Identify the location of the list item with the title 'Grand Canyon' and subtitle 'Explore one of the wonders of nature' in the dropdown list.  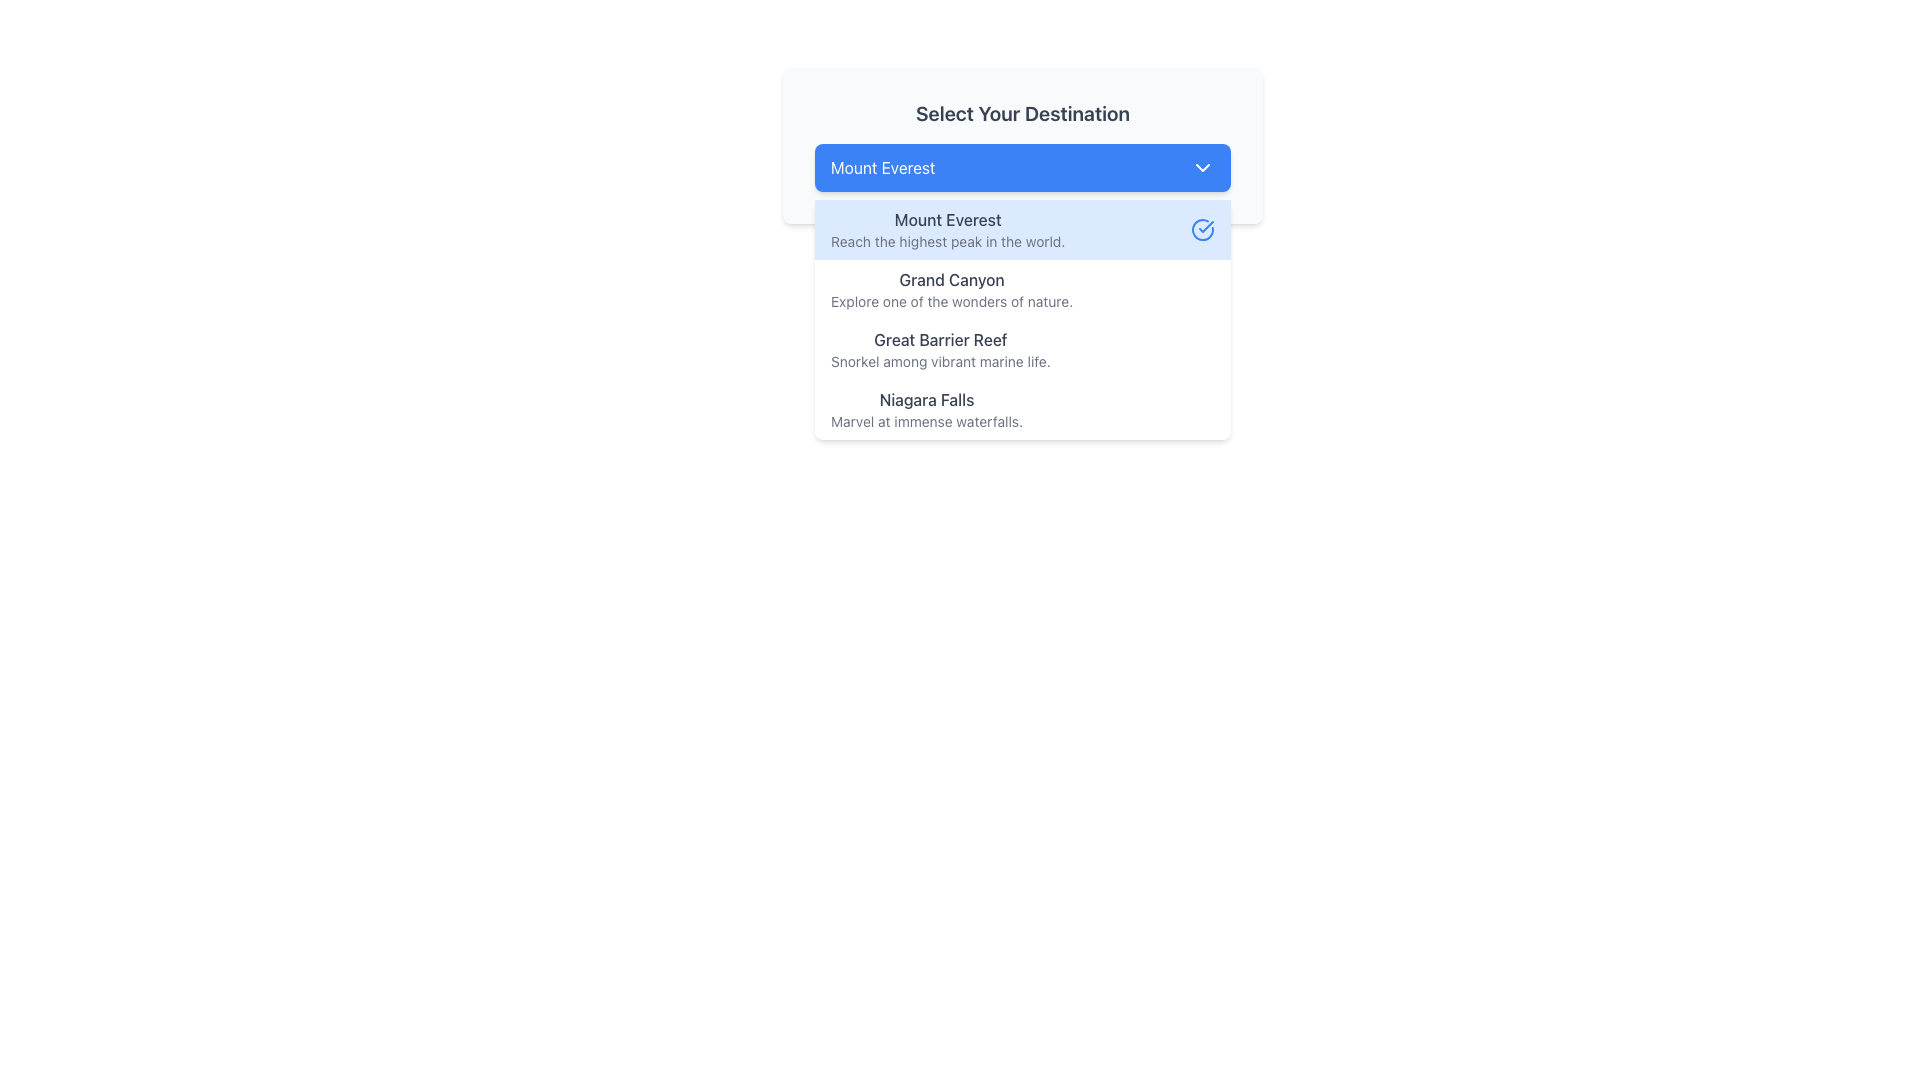
(951, 289).